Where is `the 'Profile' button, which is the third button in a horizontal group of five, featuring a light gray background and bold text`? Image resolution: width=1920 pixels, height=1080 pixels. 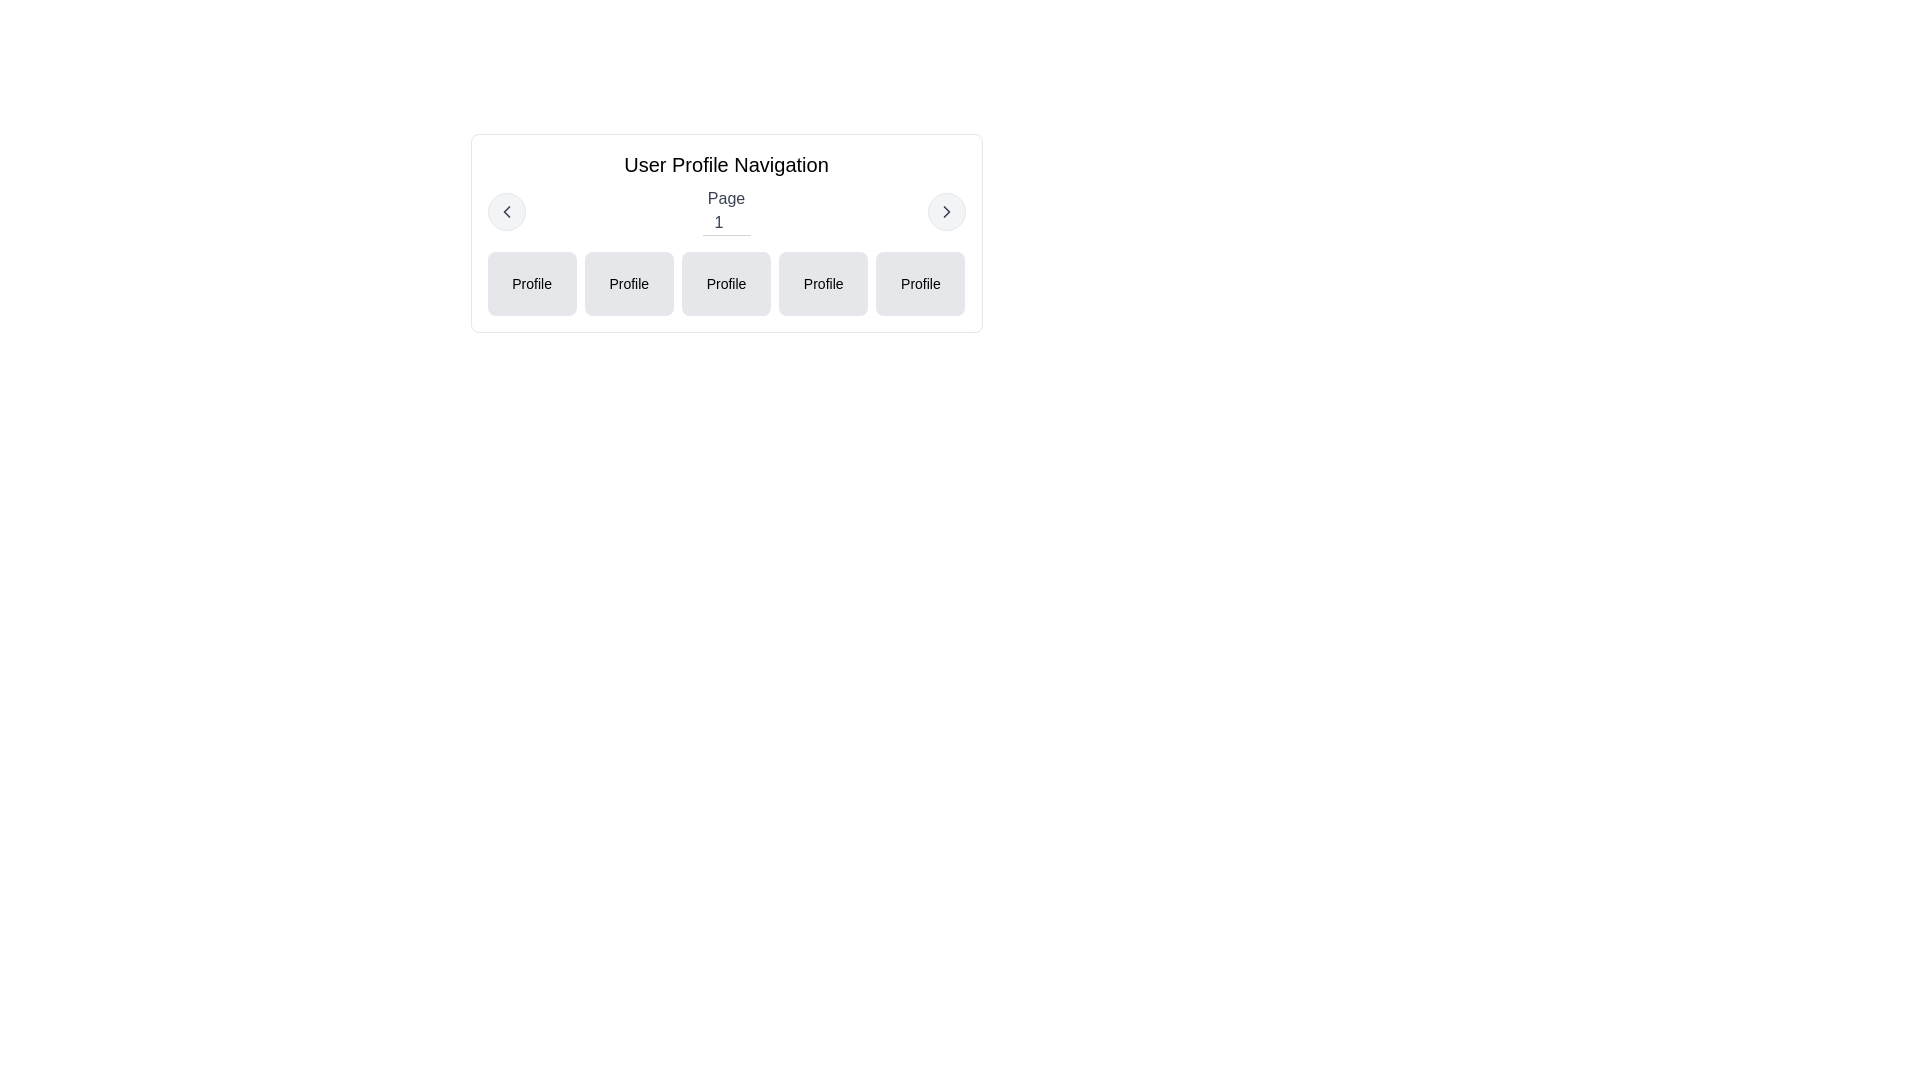 the 'Profile' button, which is the third button in a horizontal group of five, featuring a light gray background and bold text is located at coordinates (725, 284).